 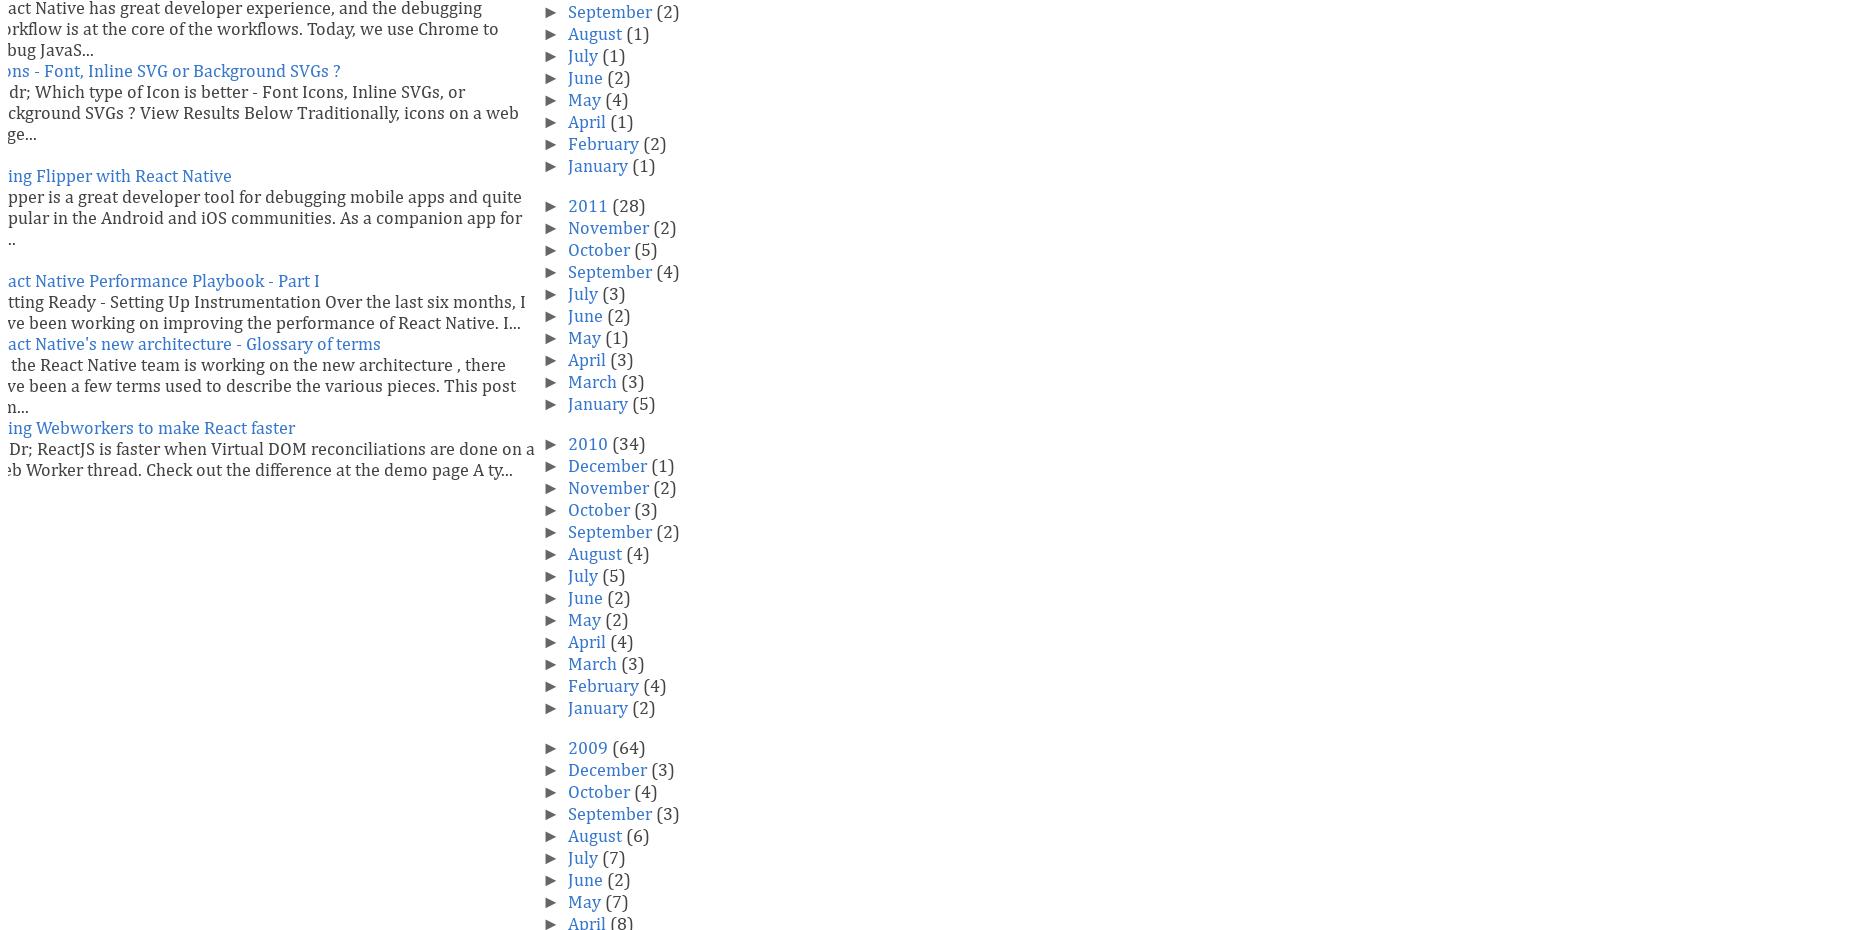 I want to click on '2010', so click(x=587, y=445).